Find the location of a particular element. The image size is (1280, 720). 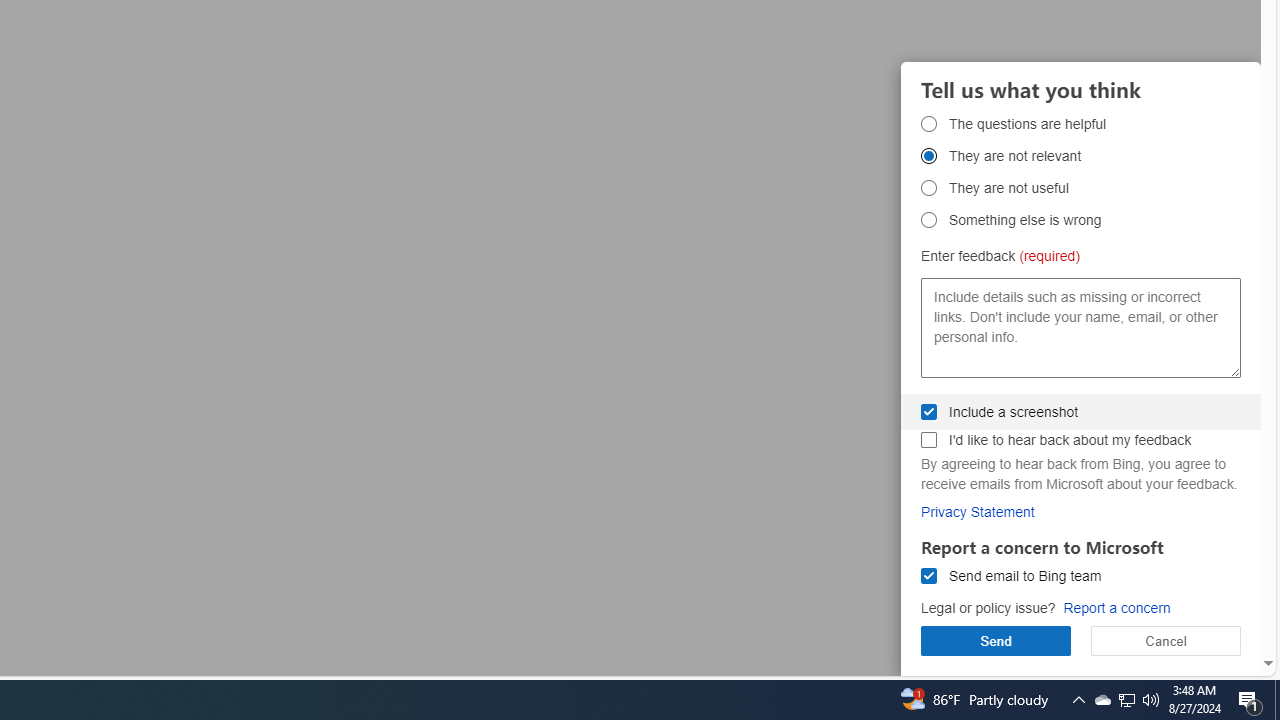

'AutomationID: fbpgdgSmtngWrong' is located at coordinates (928, 219).